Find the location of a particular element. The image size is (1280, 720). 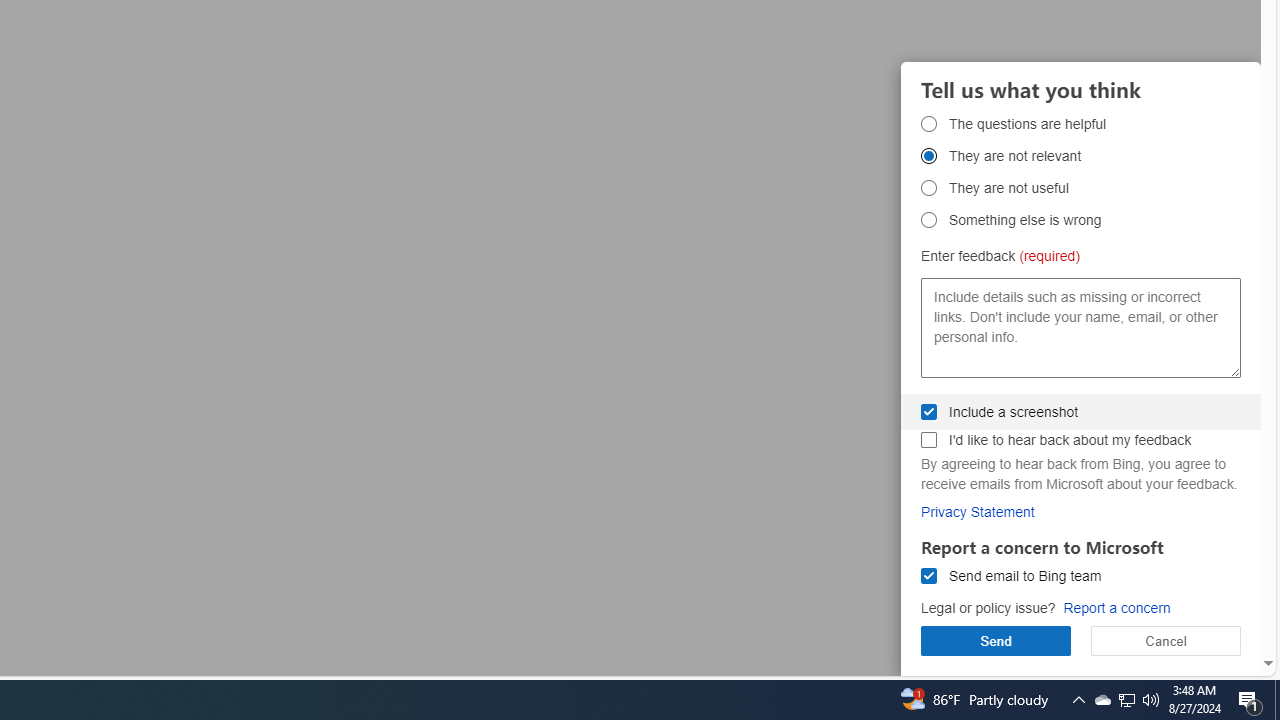

'AutomationID: fbpgdgSmtngWrong' is located at coordinates (928, 219).